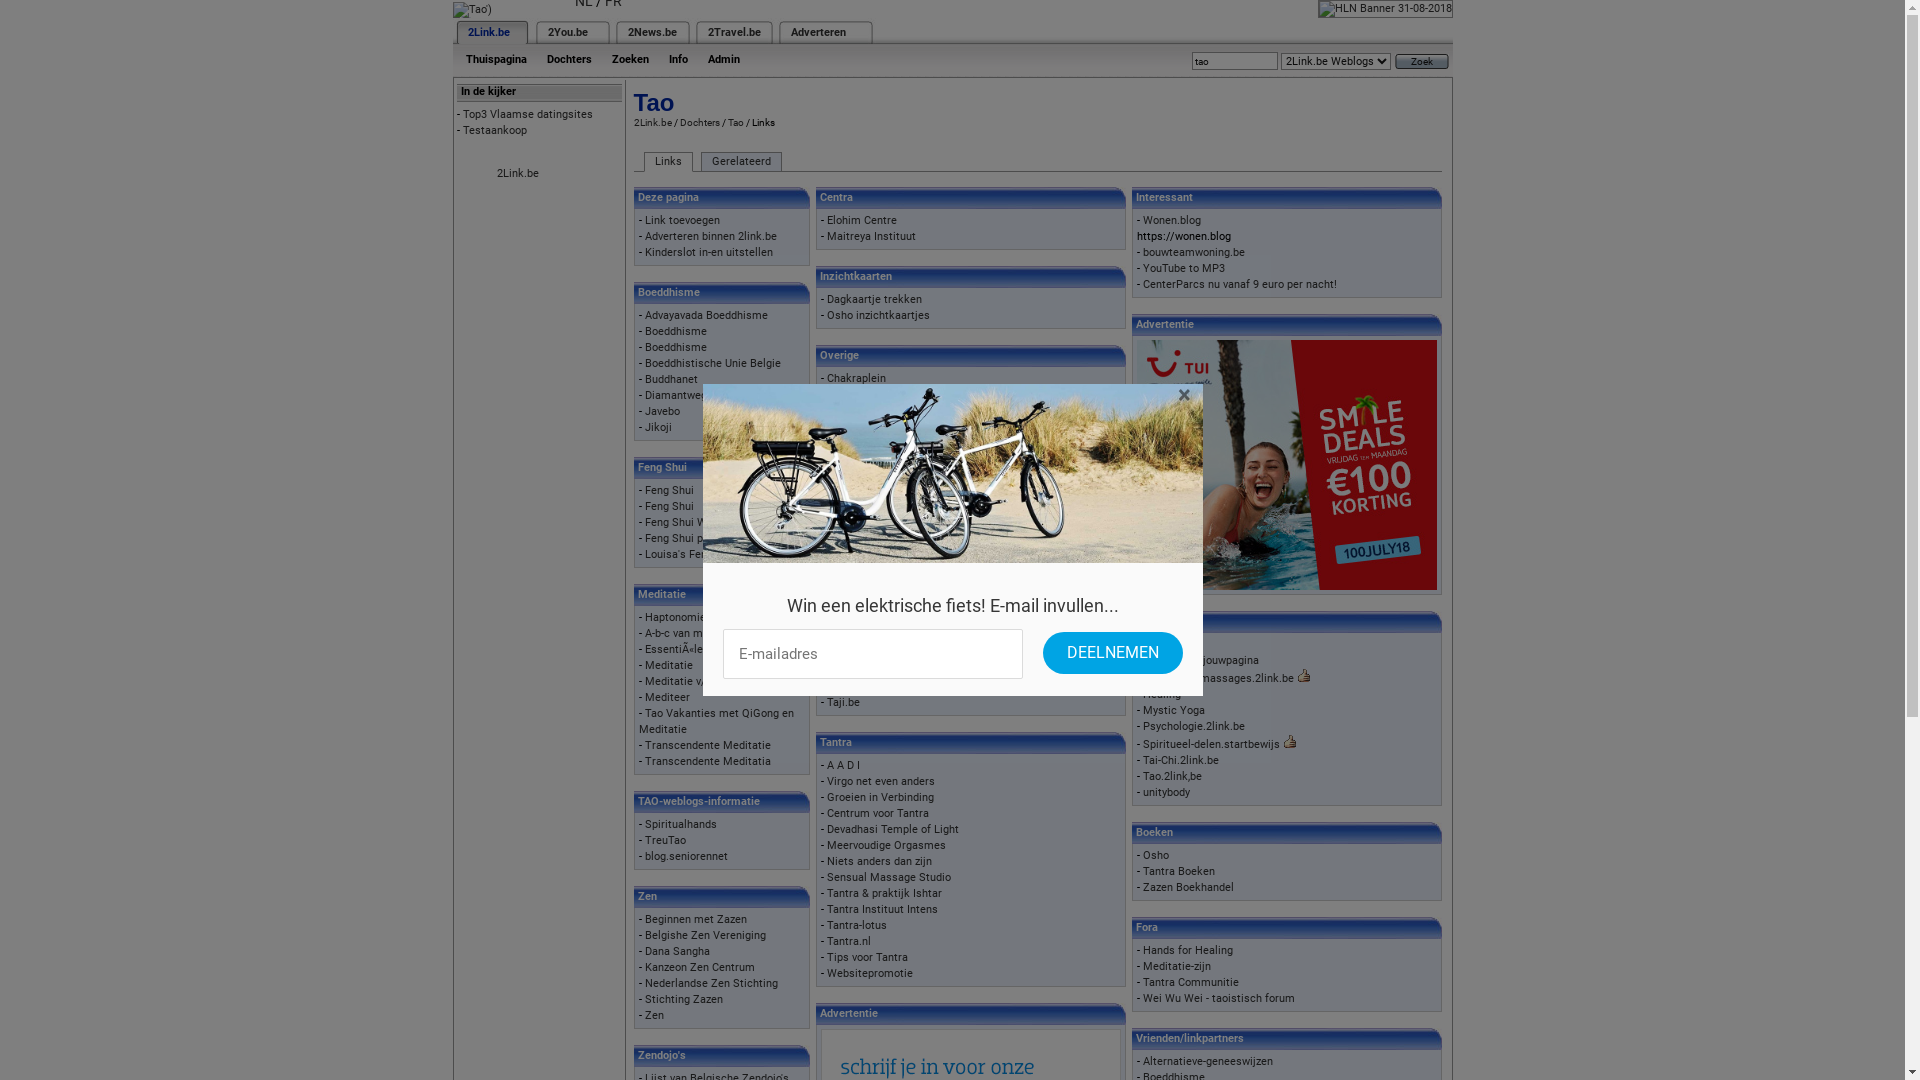 Image resolution: width=1920 pixels, height=1080 pixels. Describe the element at coordinates (825, 701) in the screenshot. I see `'Taji.be'` at that location.